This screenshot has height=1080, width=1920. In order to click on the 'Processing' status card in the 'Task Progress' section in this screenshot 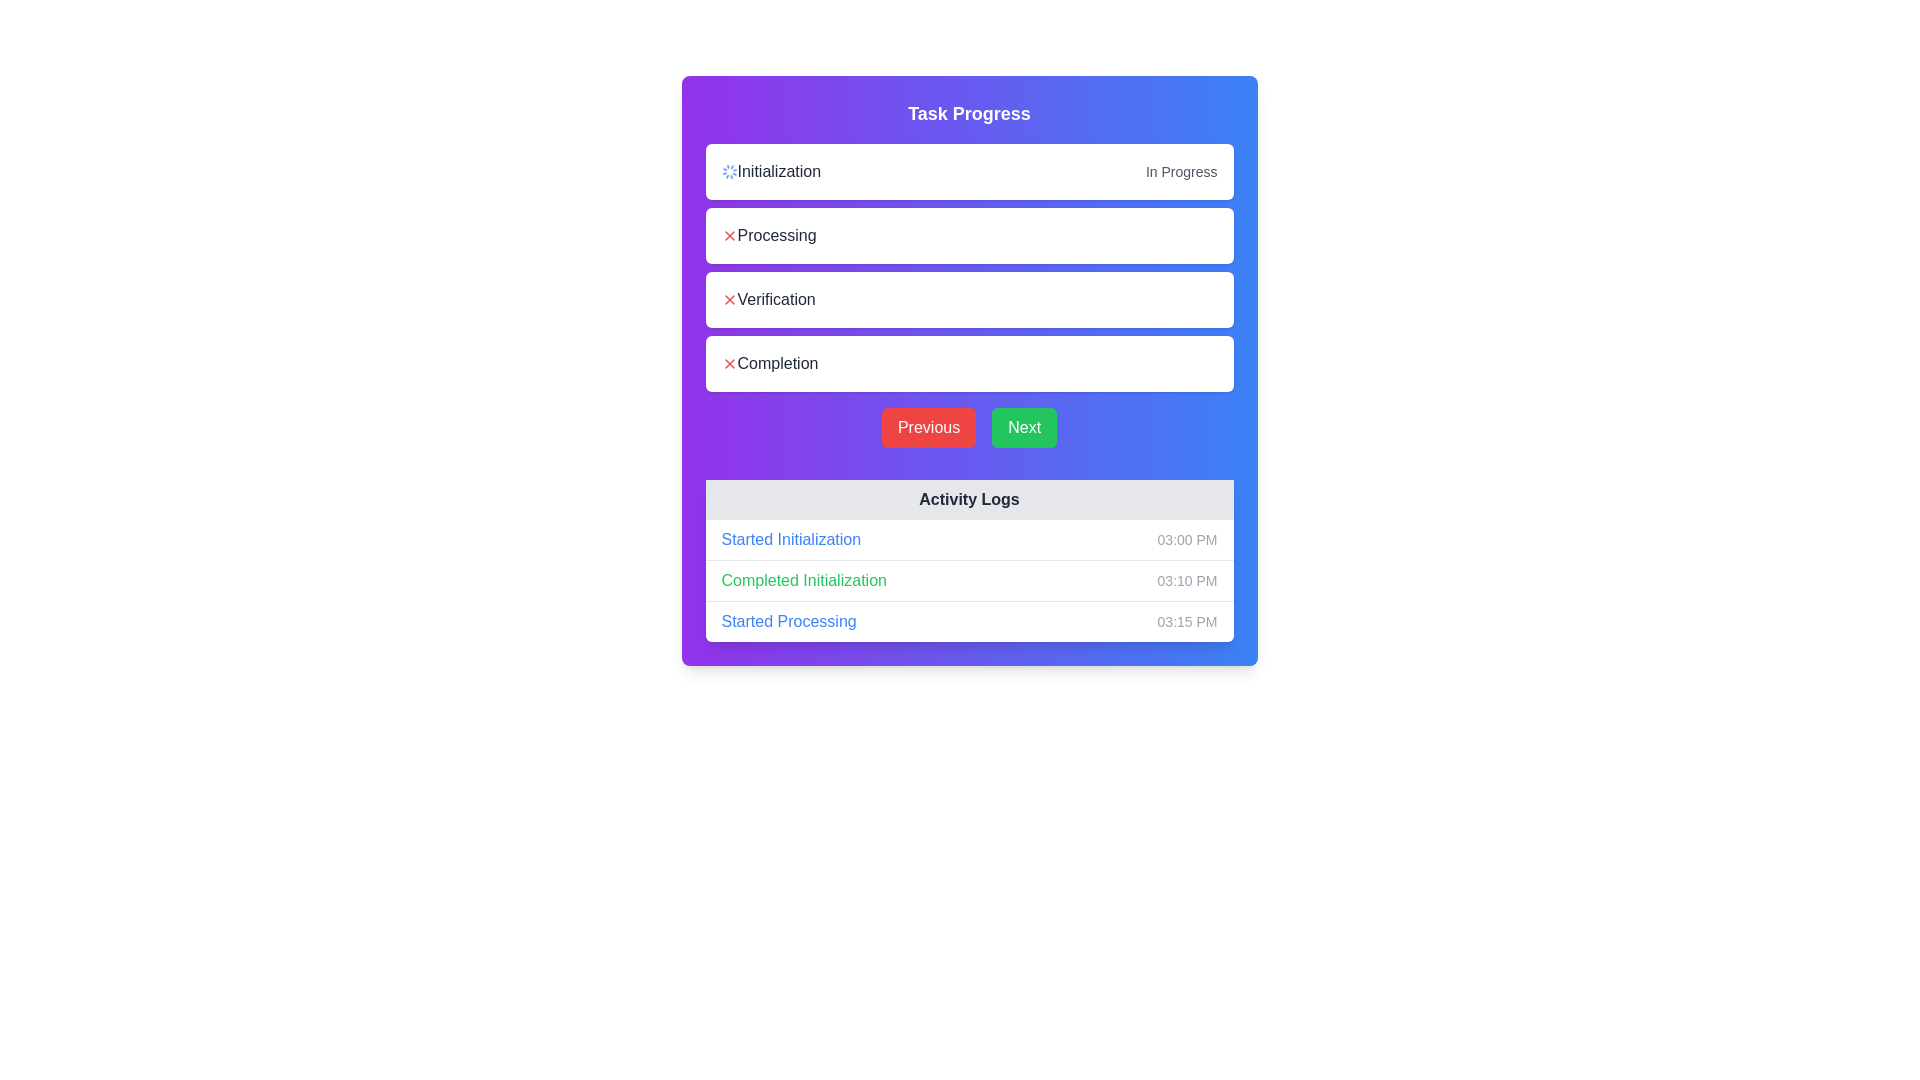, I will do `click(969, 234)`.